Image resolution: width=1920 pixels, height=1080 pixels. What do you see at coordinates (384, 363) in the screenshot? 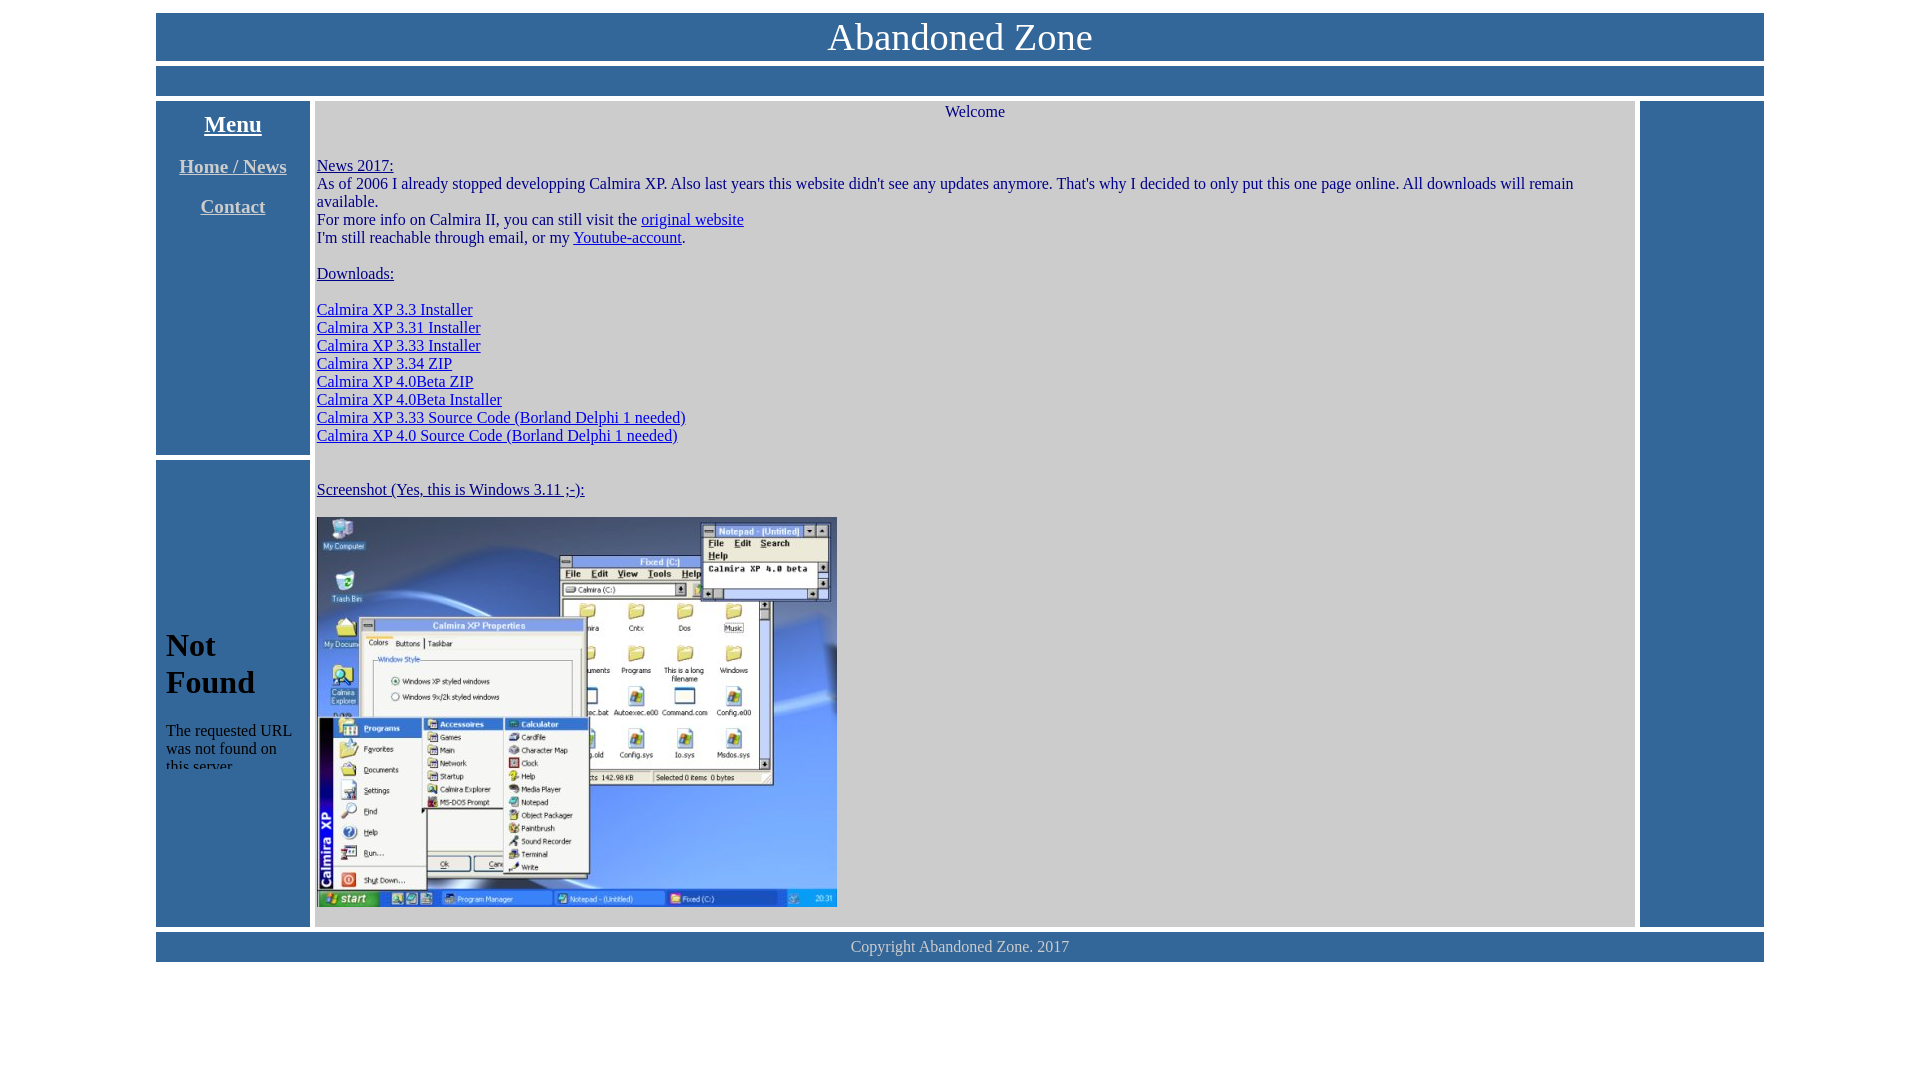
I see `'Calmira XP 3.34 ZIP'` at bounding box center [384, 363].